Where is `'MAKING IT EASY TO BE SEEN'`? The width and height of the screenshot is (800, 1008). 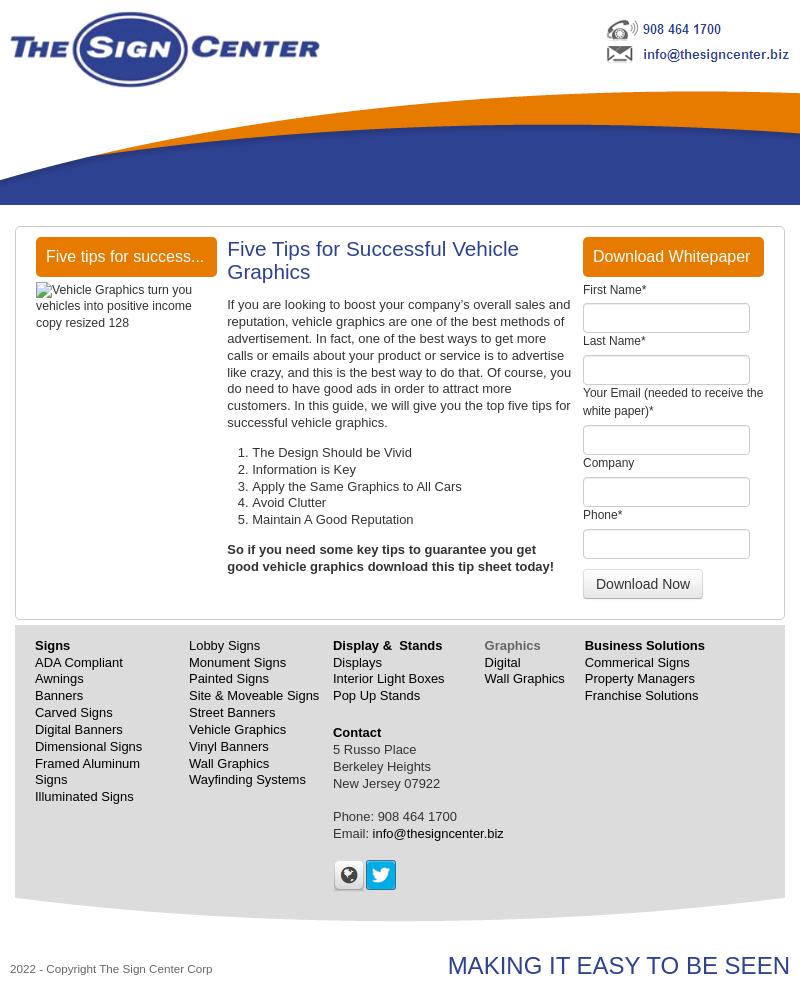
'MAKING IT EASY TO BE SEEN' is located at coordinates (445, 964).